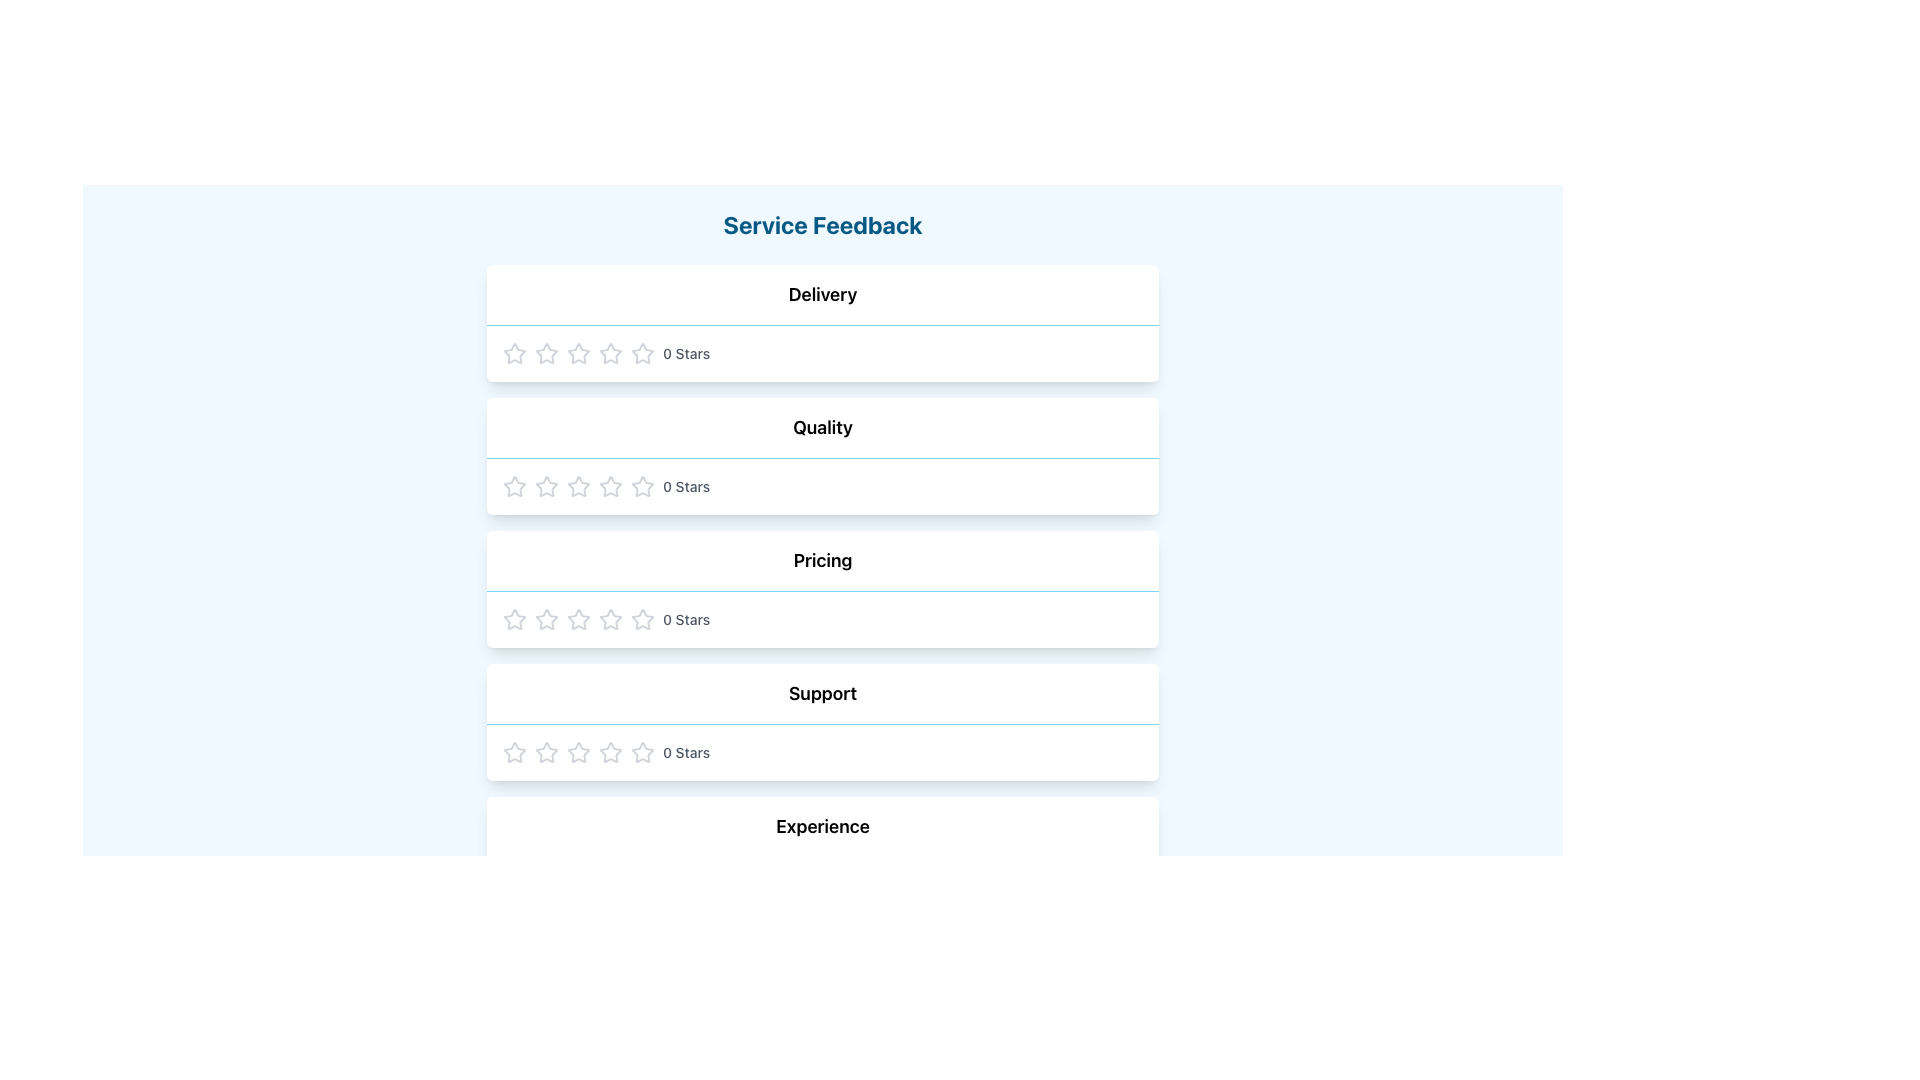 Image resolution: width=1920 pixels, height=1080 pixels. What do you see at coordinates (514, 486) in the screenshot?
I see `the first hollow star icon in the five-star rating system below the 'Quality' label` at bounding box center [514, 486].